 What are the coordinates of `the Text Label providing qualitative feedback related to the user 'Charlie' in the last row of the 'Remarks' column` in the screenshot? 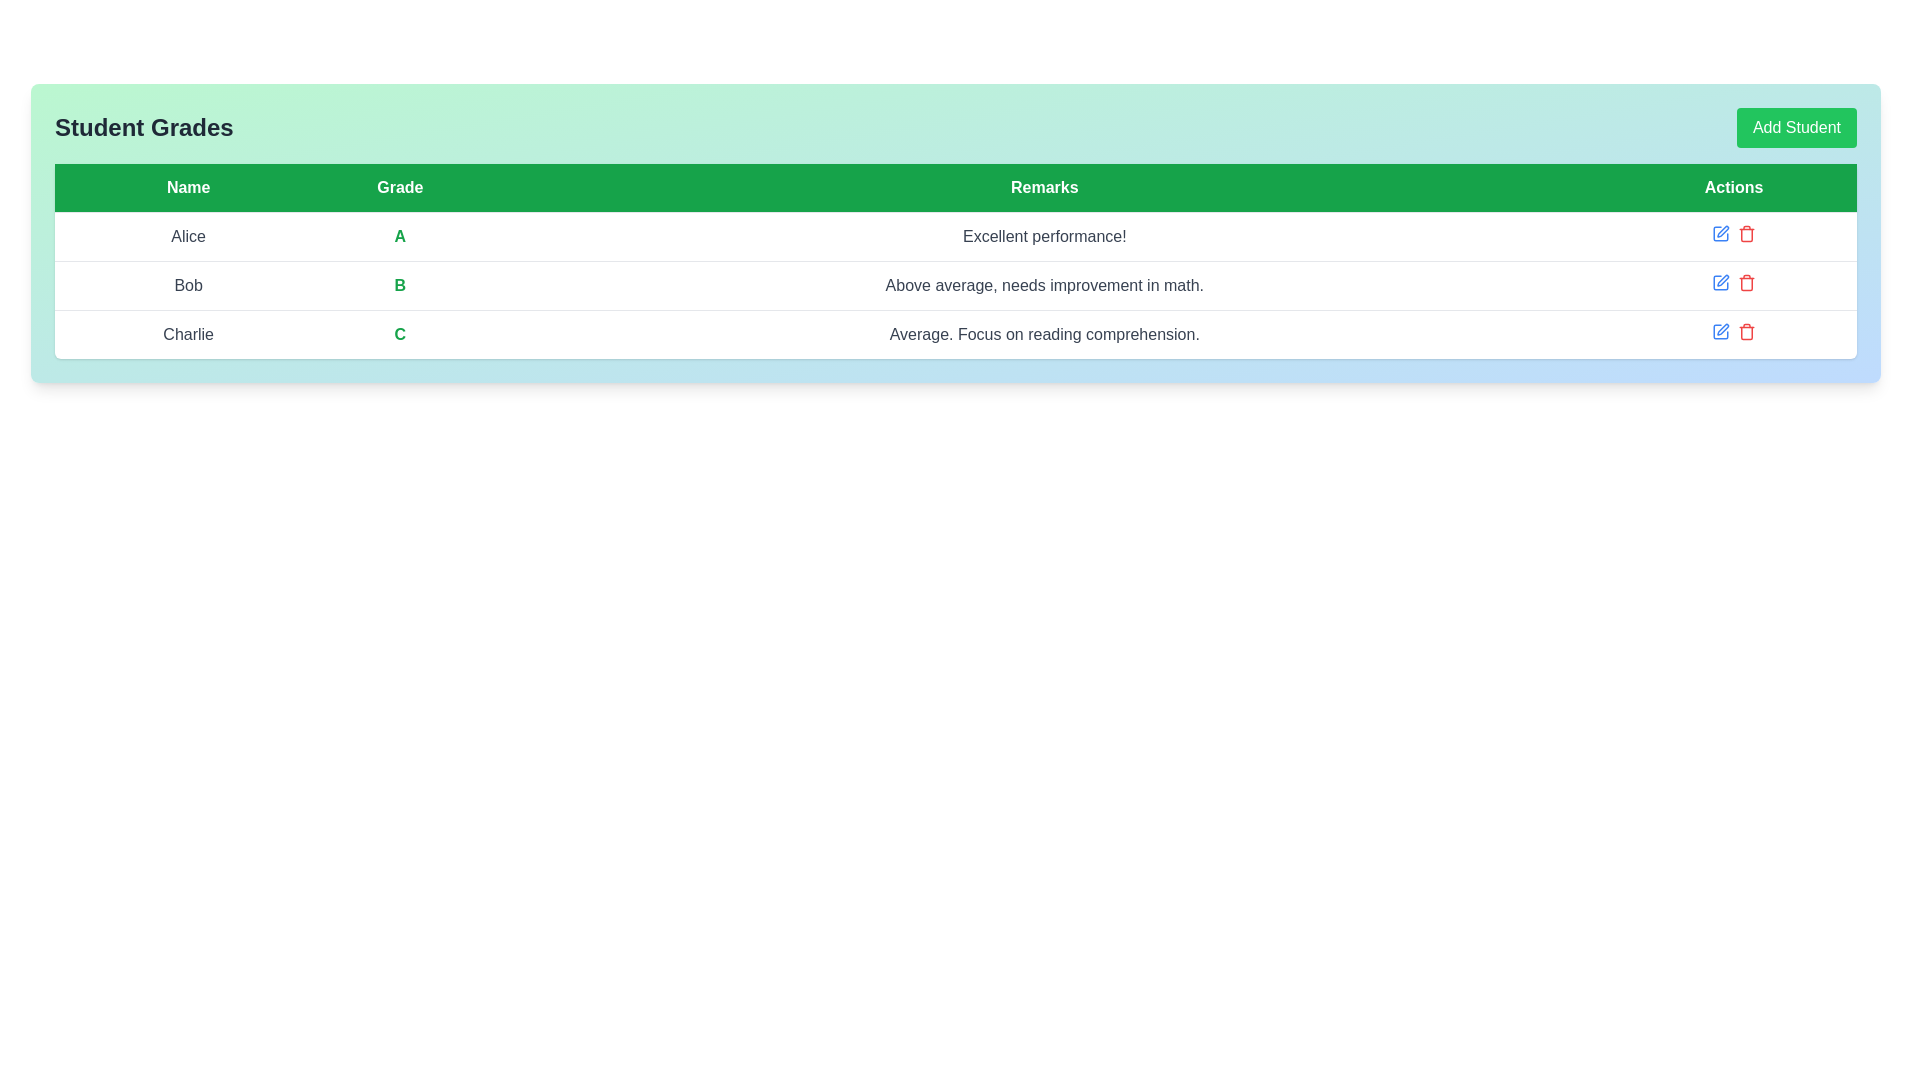 It's located at (1043, 333).